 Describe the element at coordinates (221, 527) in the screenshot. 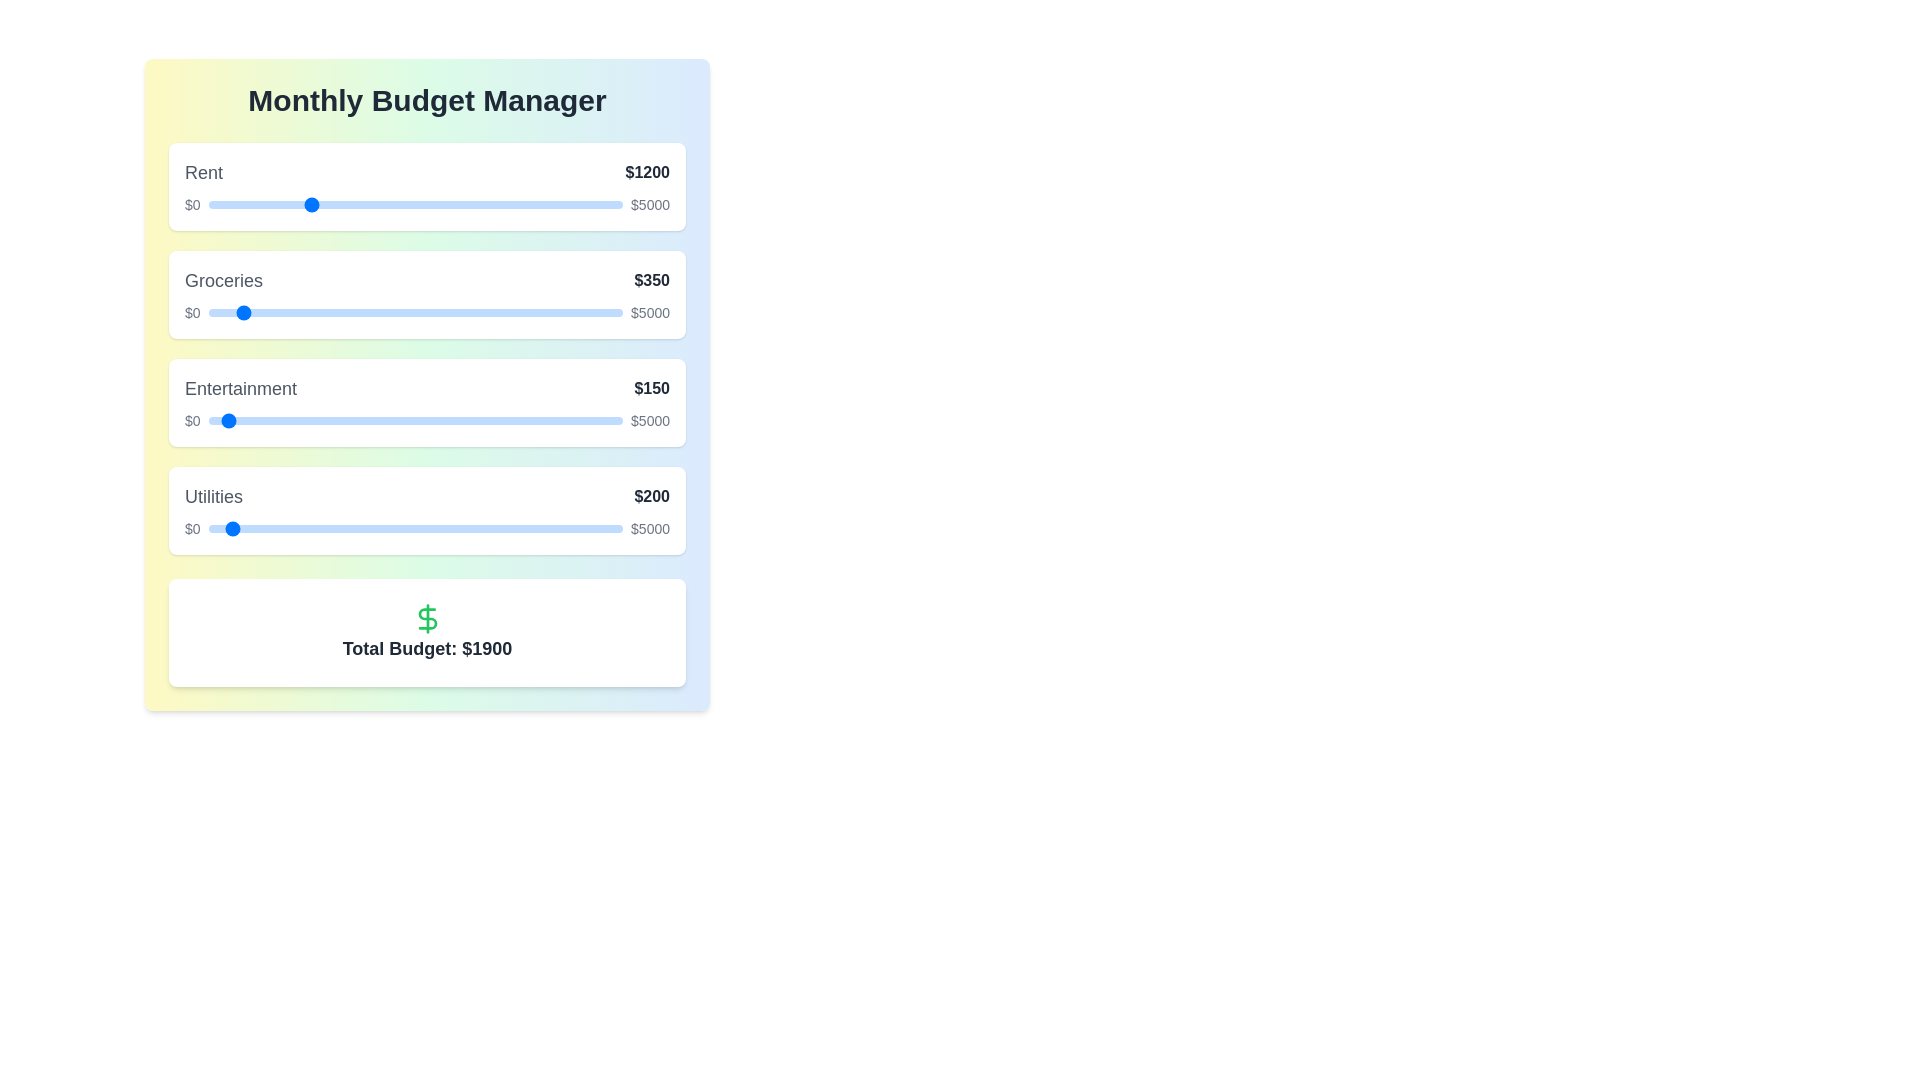

I see `the utility budget slider` at that location.